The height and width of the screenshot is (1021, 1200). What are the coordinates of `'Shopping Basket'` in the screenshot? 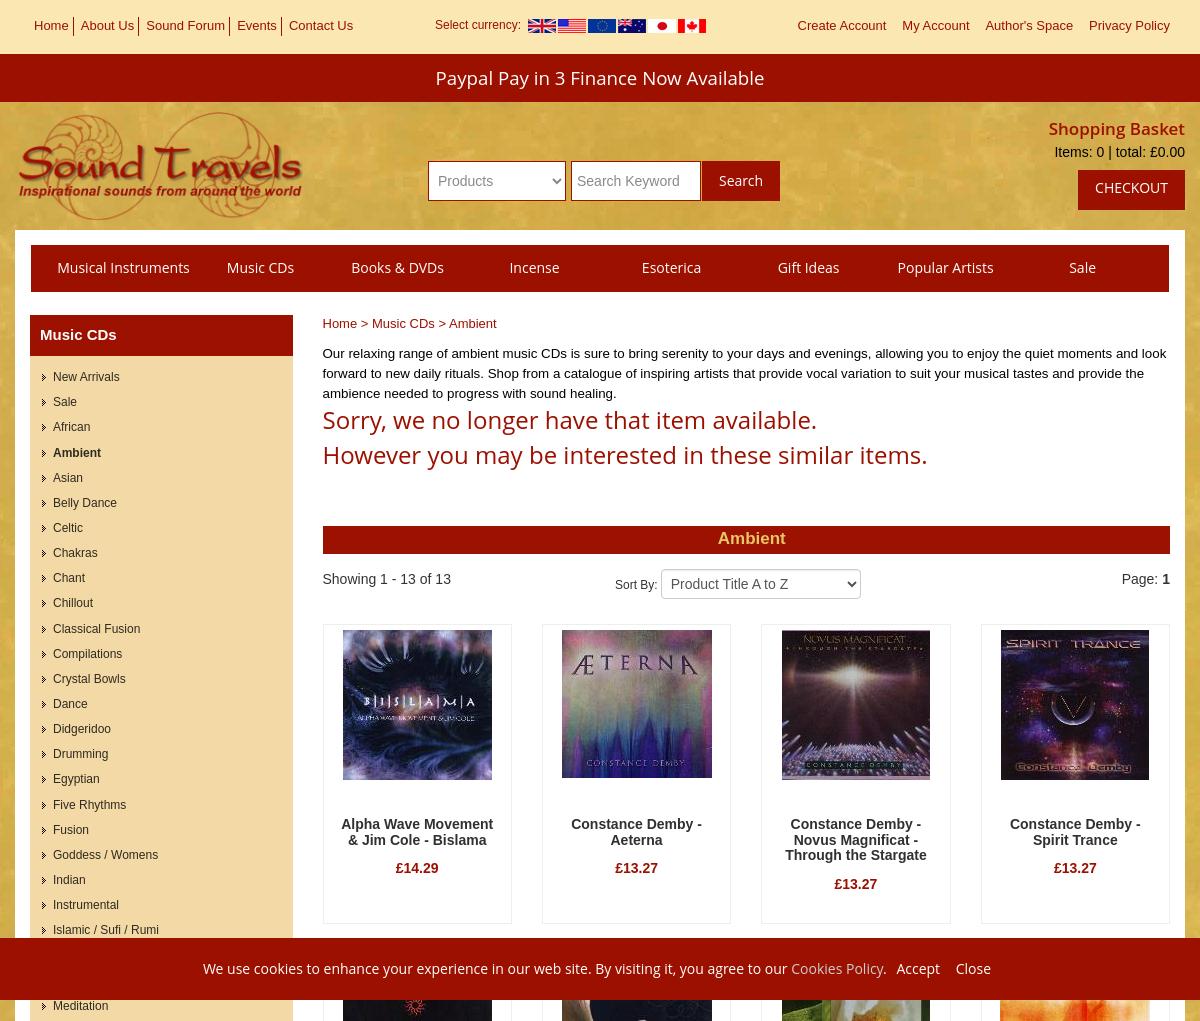 It's located at (1115, 127).